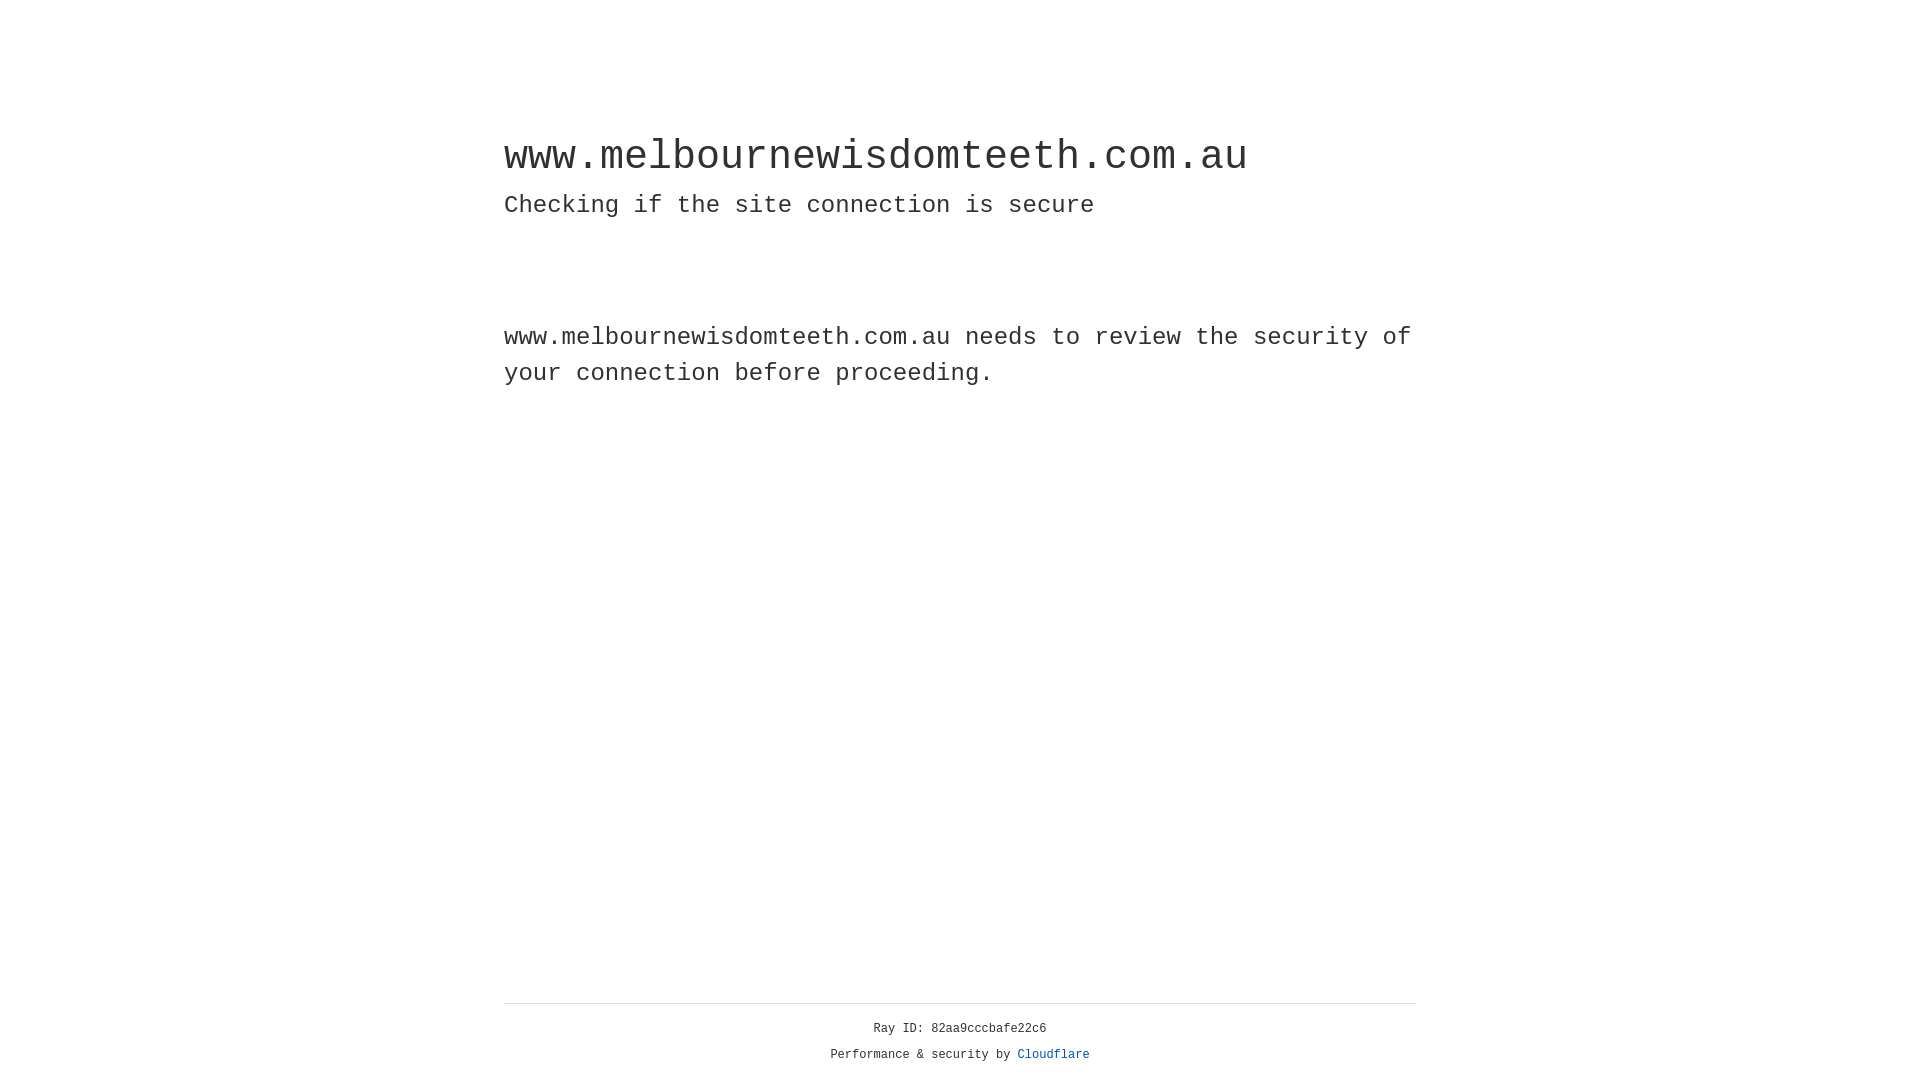 The image size is (1920, 1080). What do you see at coordinates (1053, 1054) in the screenshot?
I see `'Cloudflare'` at bounding box center [1053, 1054].